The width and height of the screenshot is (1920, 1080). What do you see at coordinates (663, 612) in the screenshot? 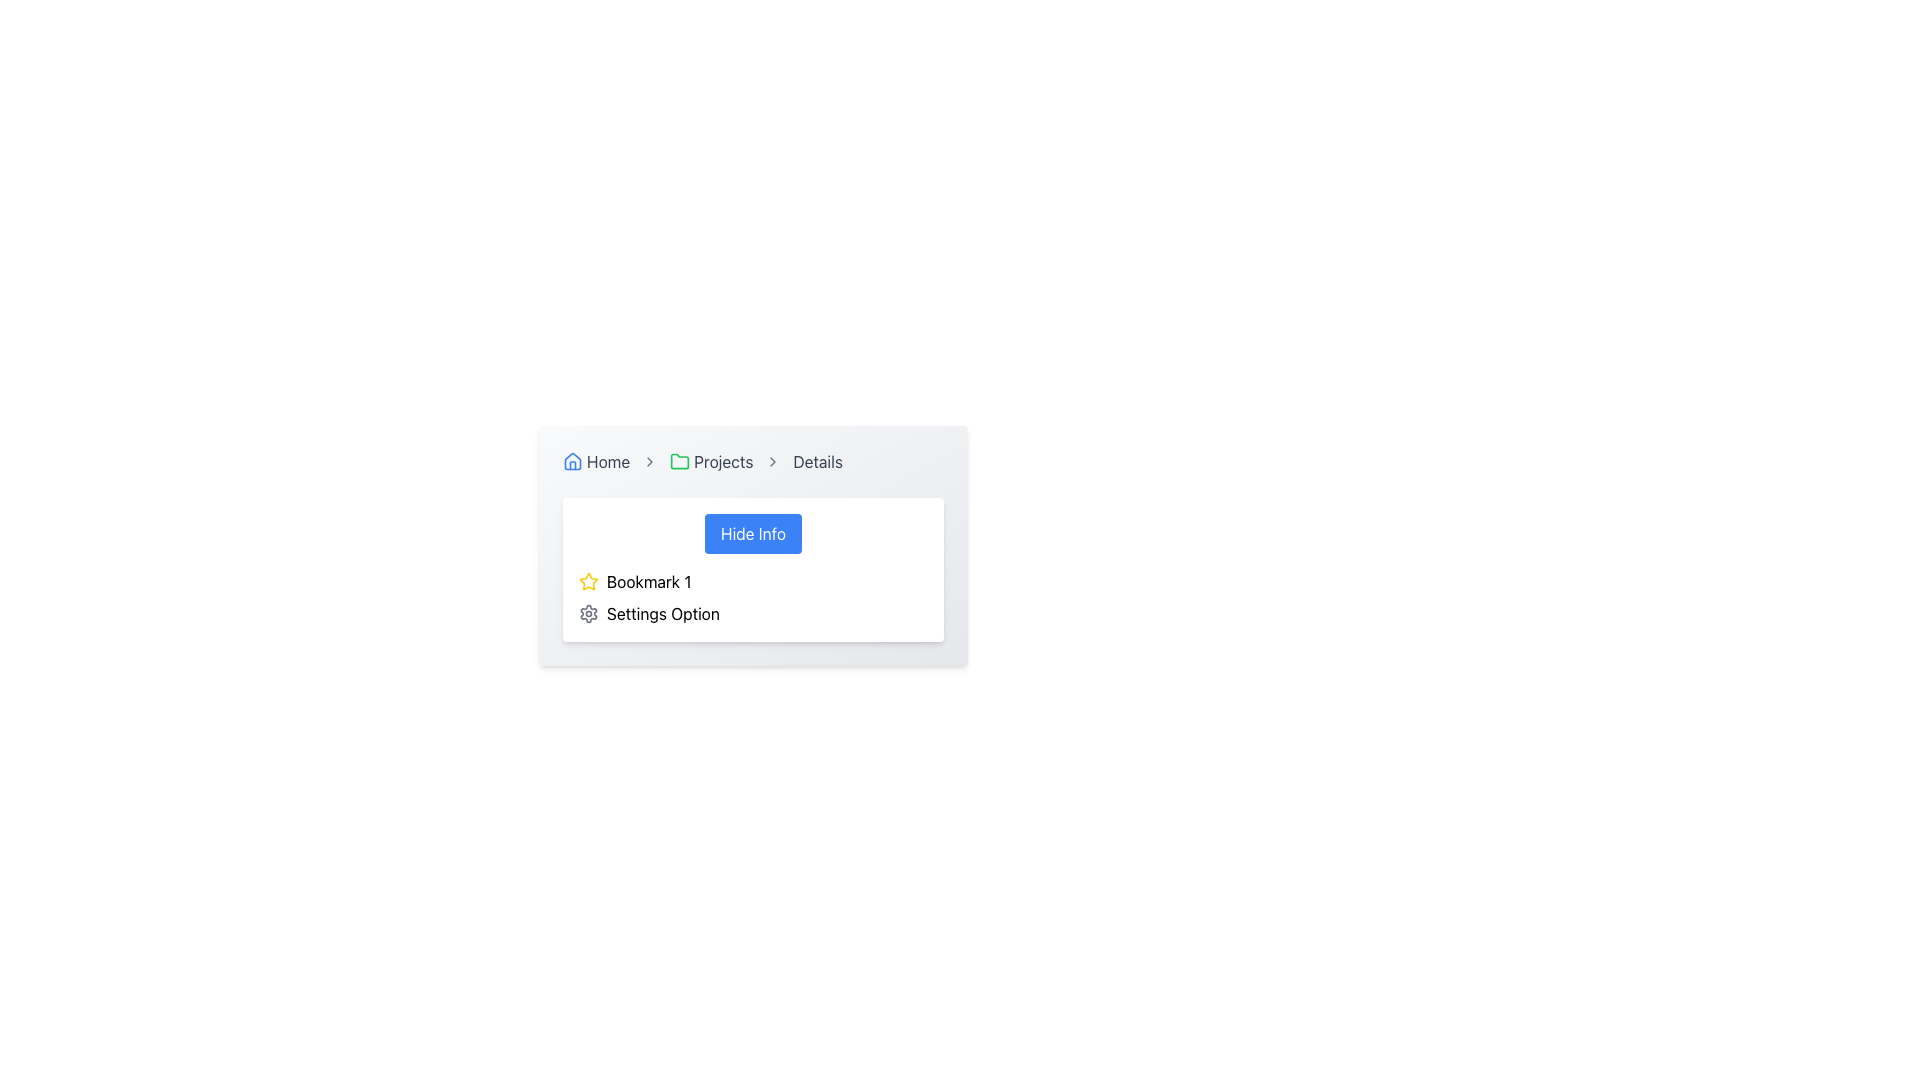
I see `text of the settings option label located at the bottom left of the main content area, positioned to the right of a settings icon` at bounding box center [663, 612].